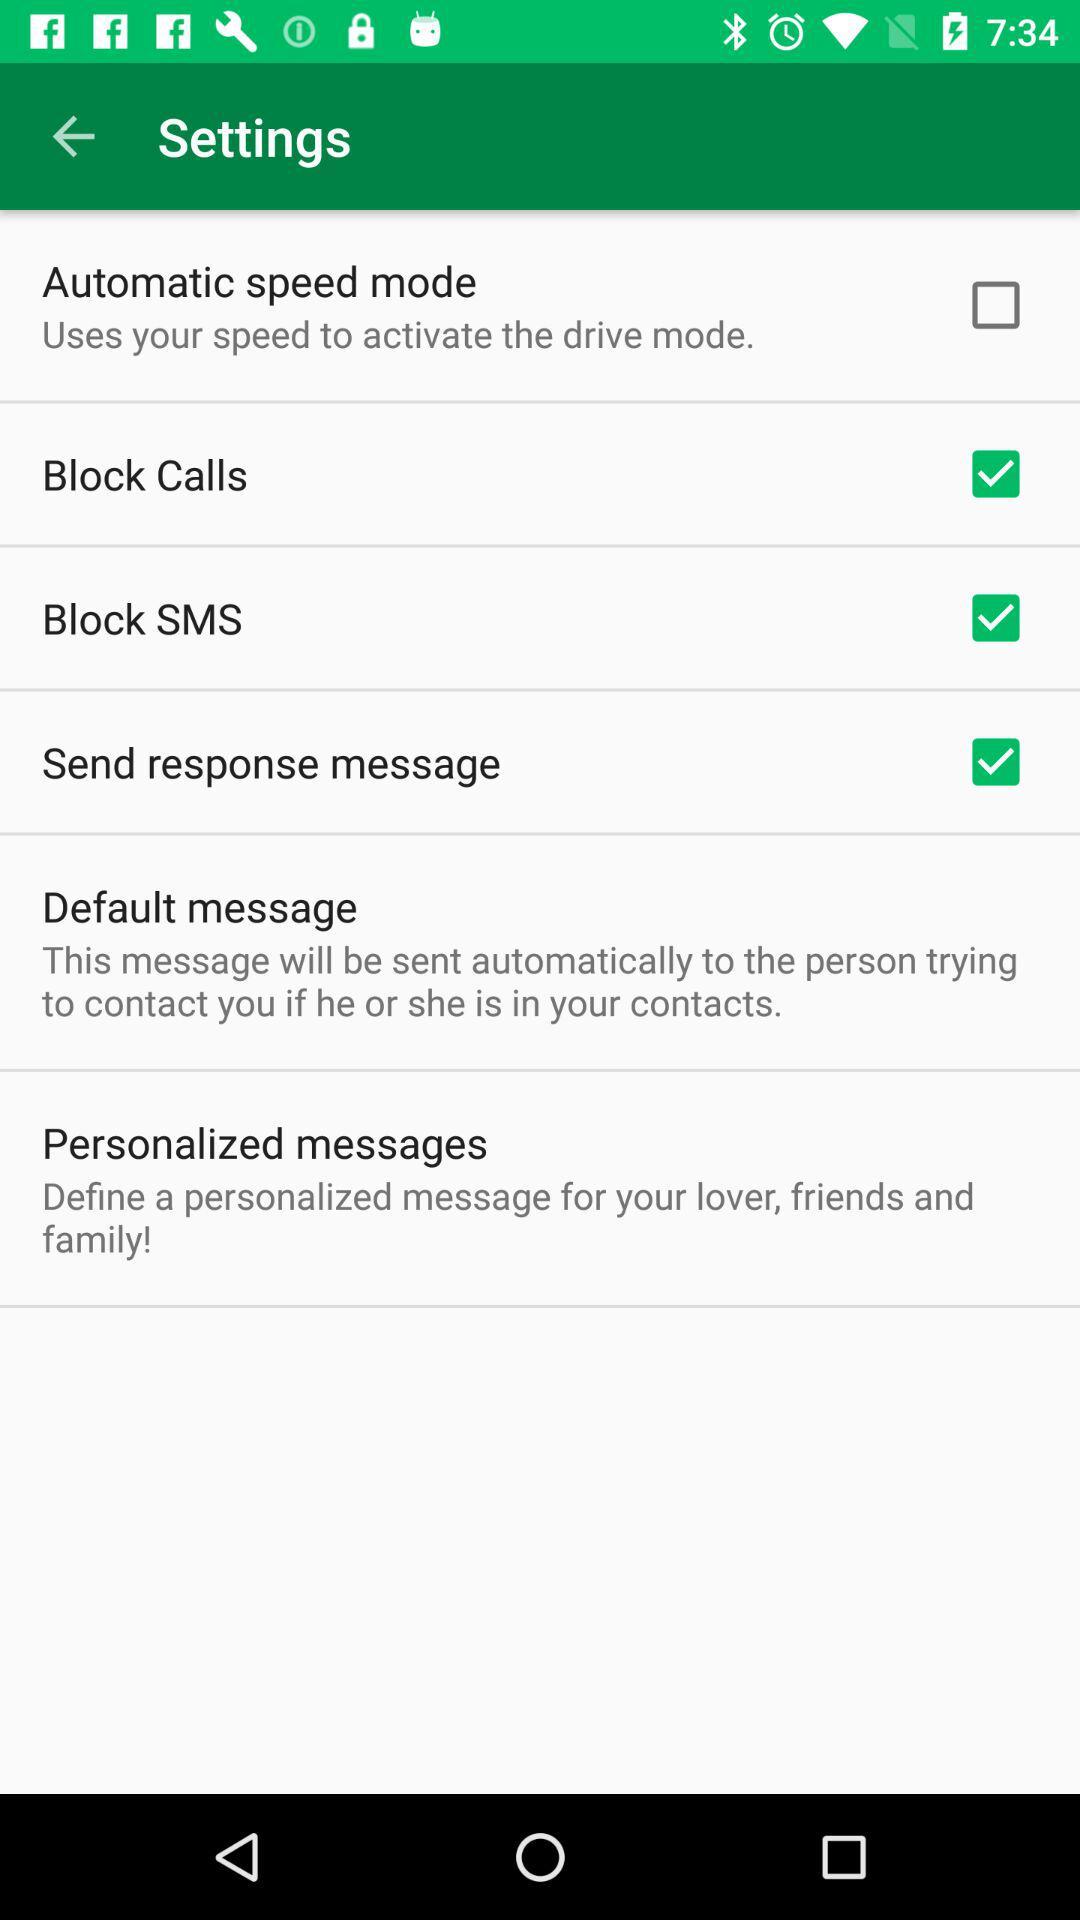 The width and height of the screenshot is (1080, 1920). I want to click on the block sms icon, so click(141, 617).